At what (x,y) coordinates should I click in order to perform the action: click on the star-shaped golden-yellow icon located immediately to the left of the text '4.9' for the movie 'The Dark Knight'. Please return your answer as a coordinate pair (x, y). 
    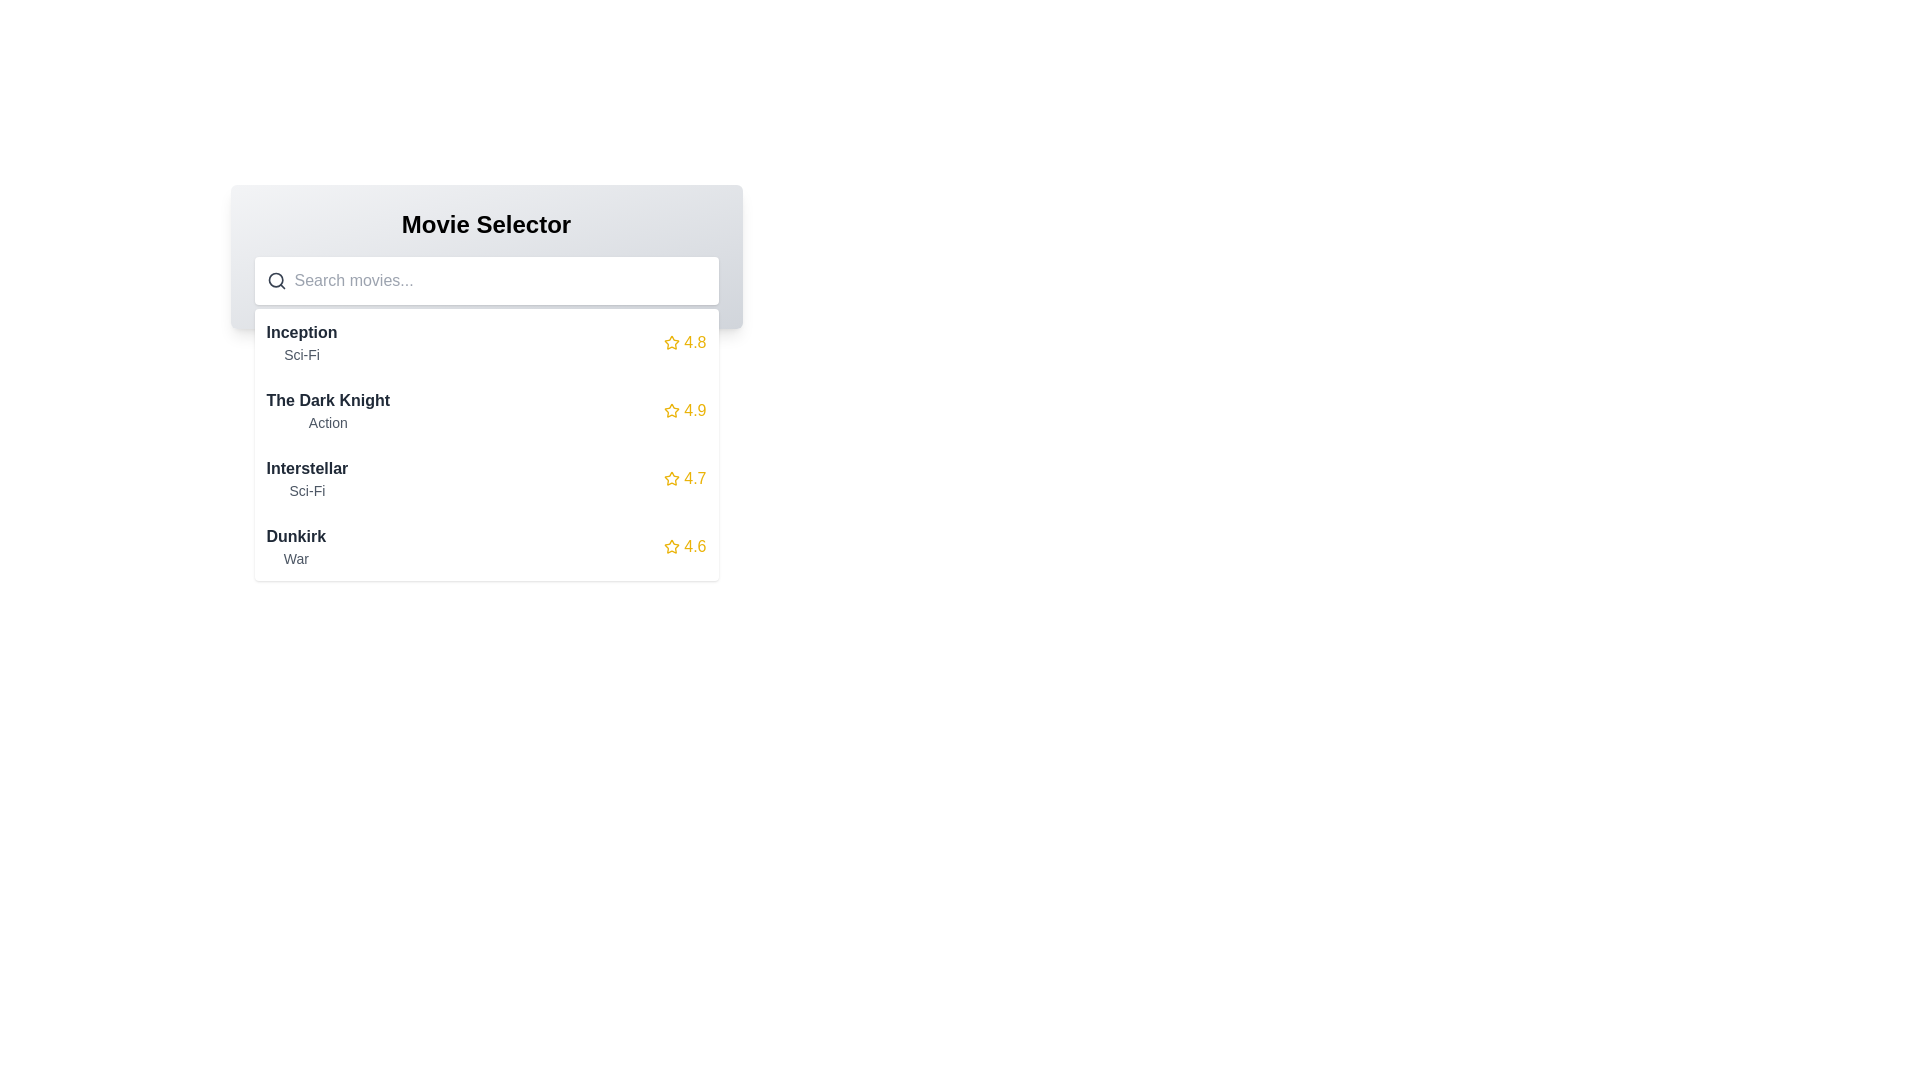
    Looking at the image, I should click on (672, 410).